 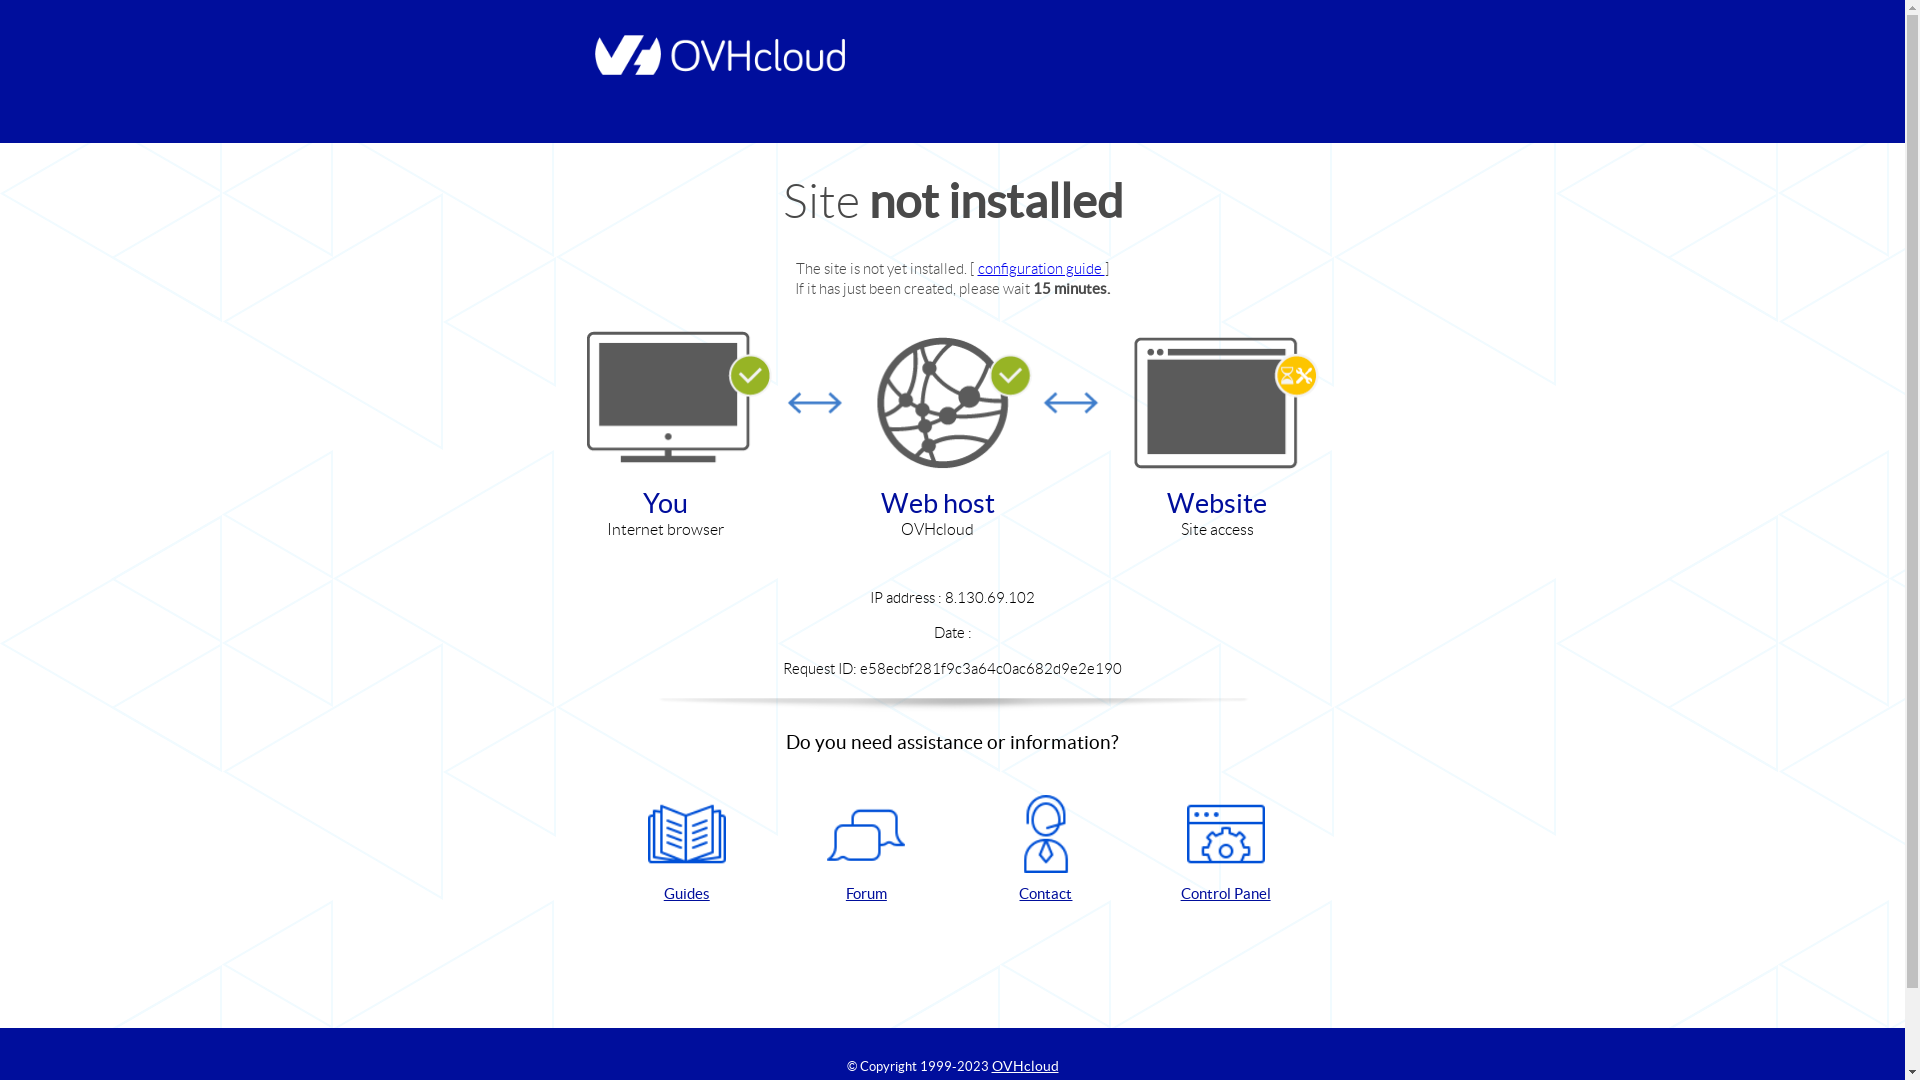 What do you see at coordinates (1045, 849) in the screenshot?
I see `'Contact'` at bounding box center [1045, 849].